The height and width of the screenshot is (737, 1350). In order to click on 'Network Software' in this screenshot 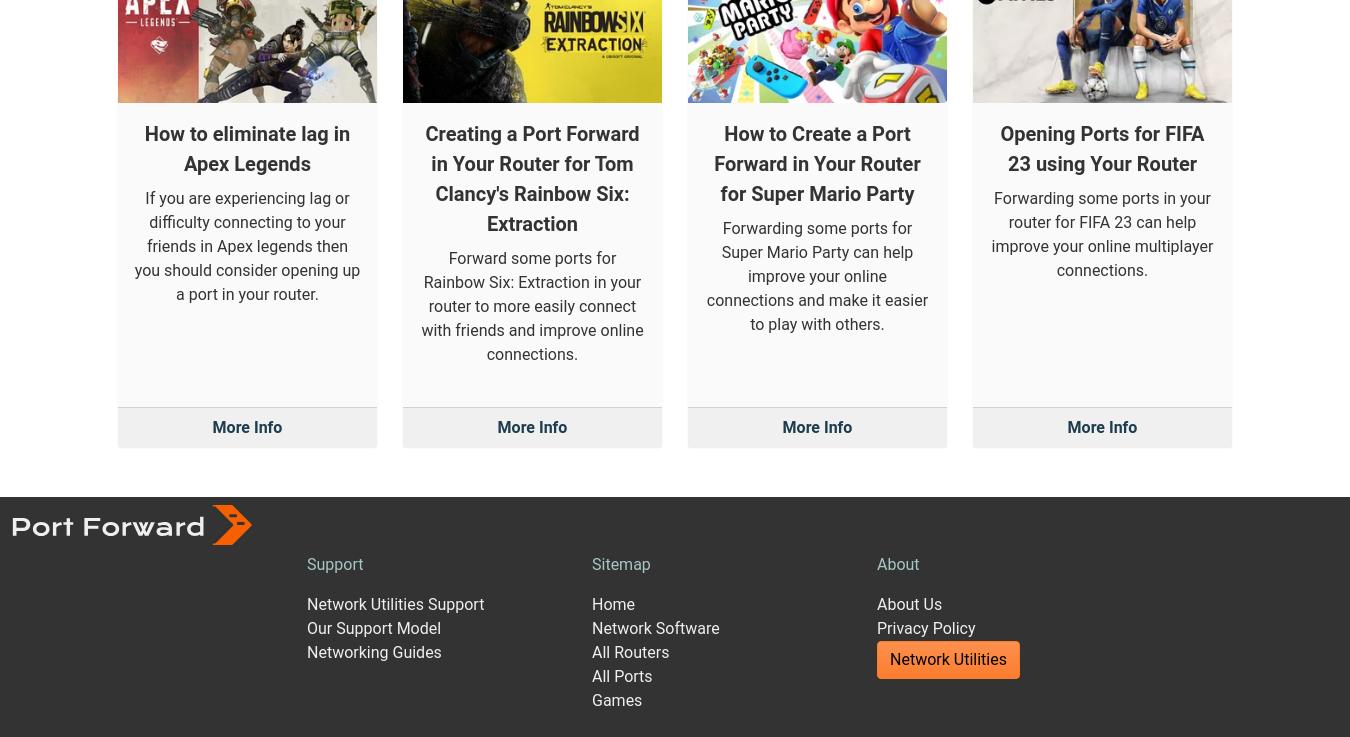, I will do `click(655, 434)`.